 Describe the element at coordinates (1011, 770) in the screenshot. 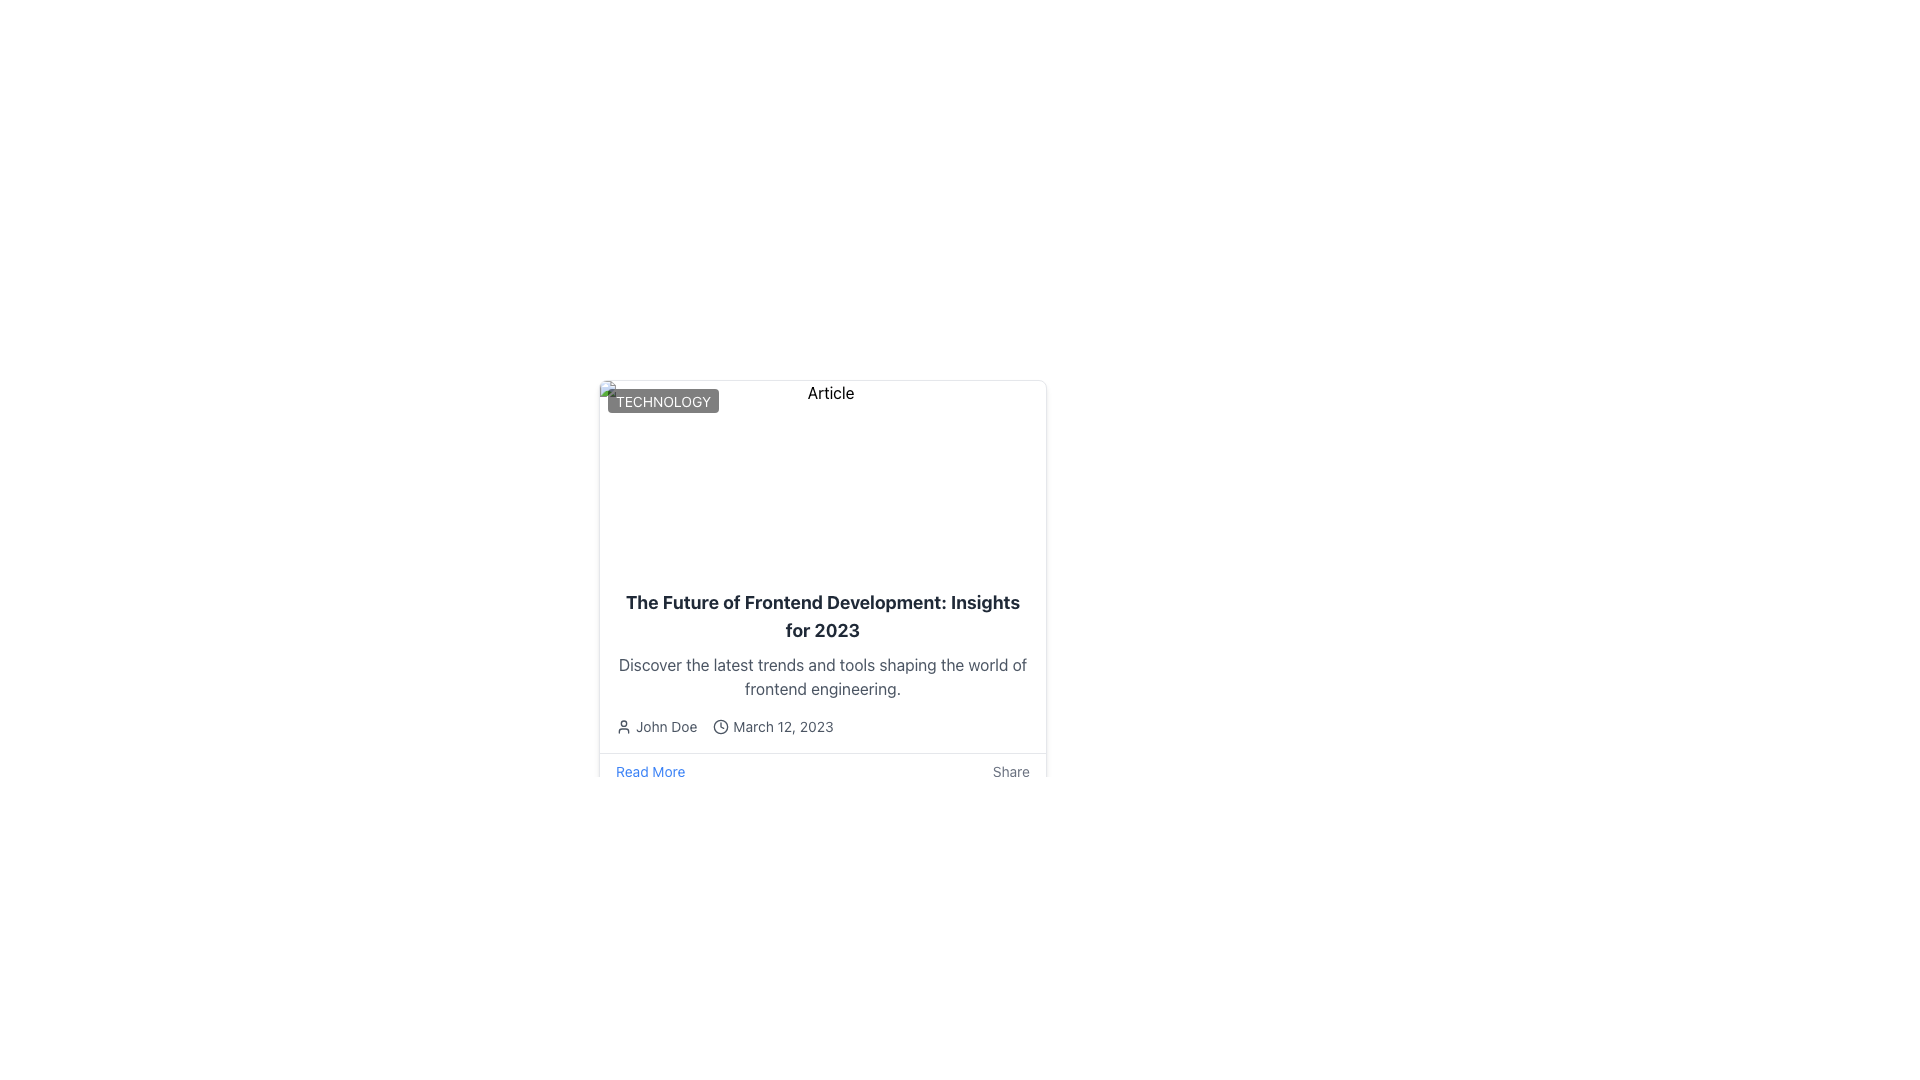

I see `the 'Share' button located in the bottom-right corner of the card layout` at that location.